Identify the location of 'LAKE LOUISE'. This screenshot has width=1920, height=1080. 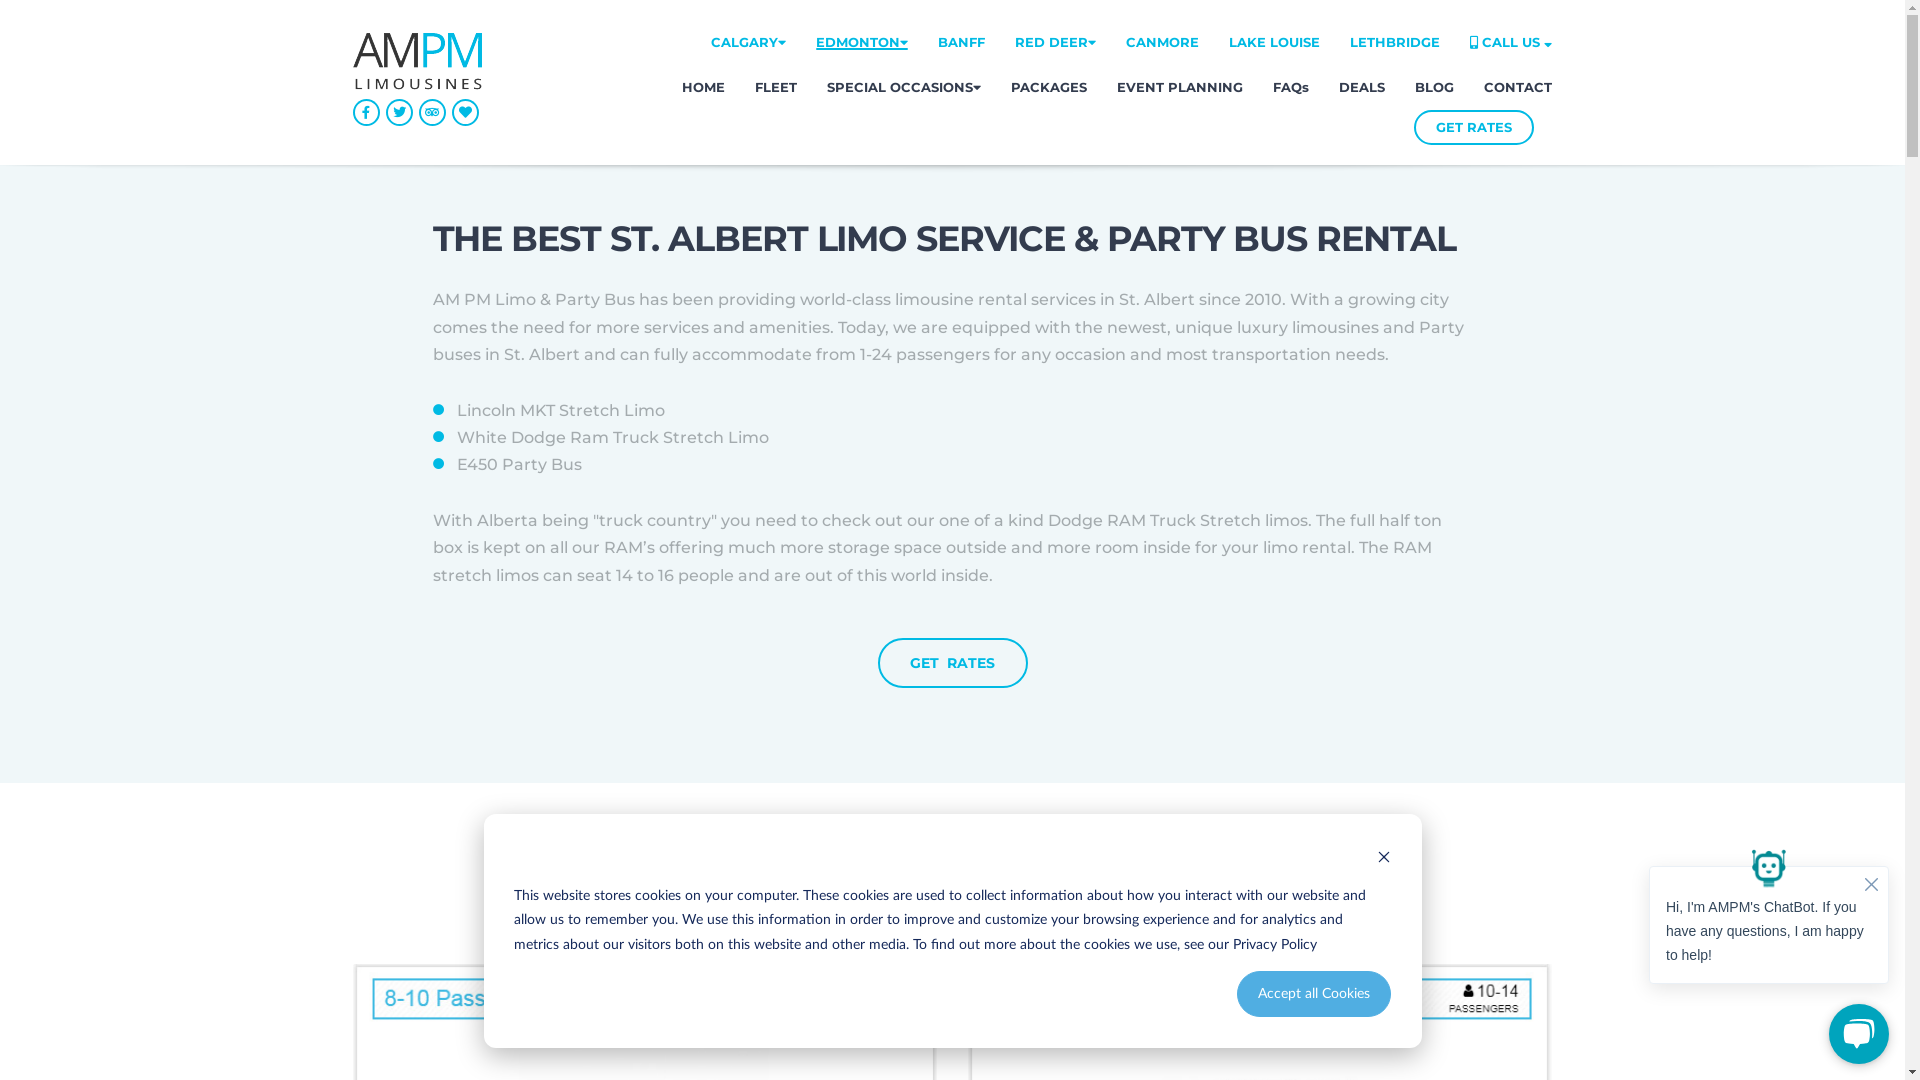
(1273, 42).